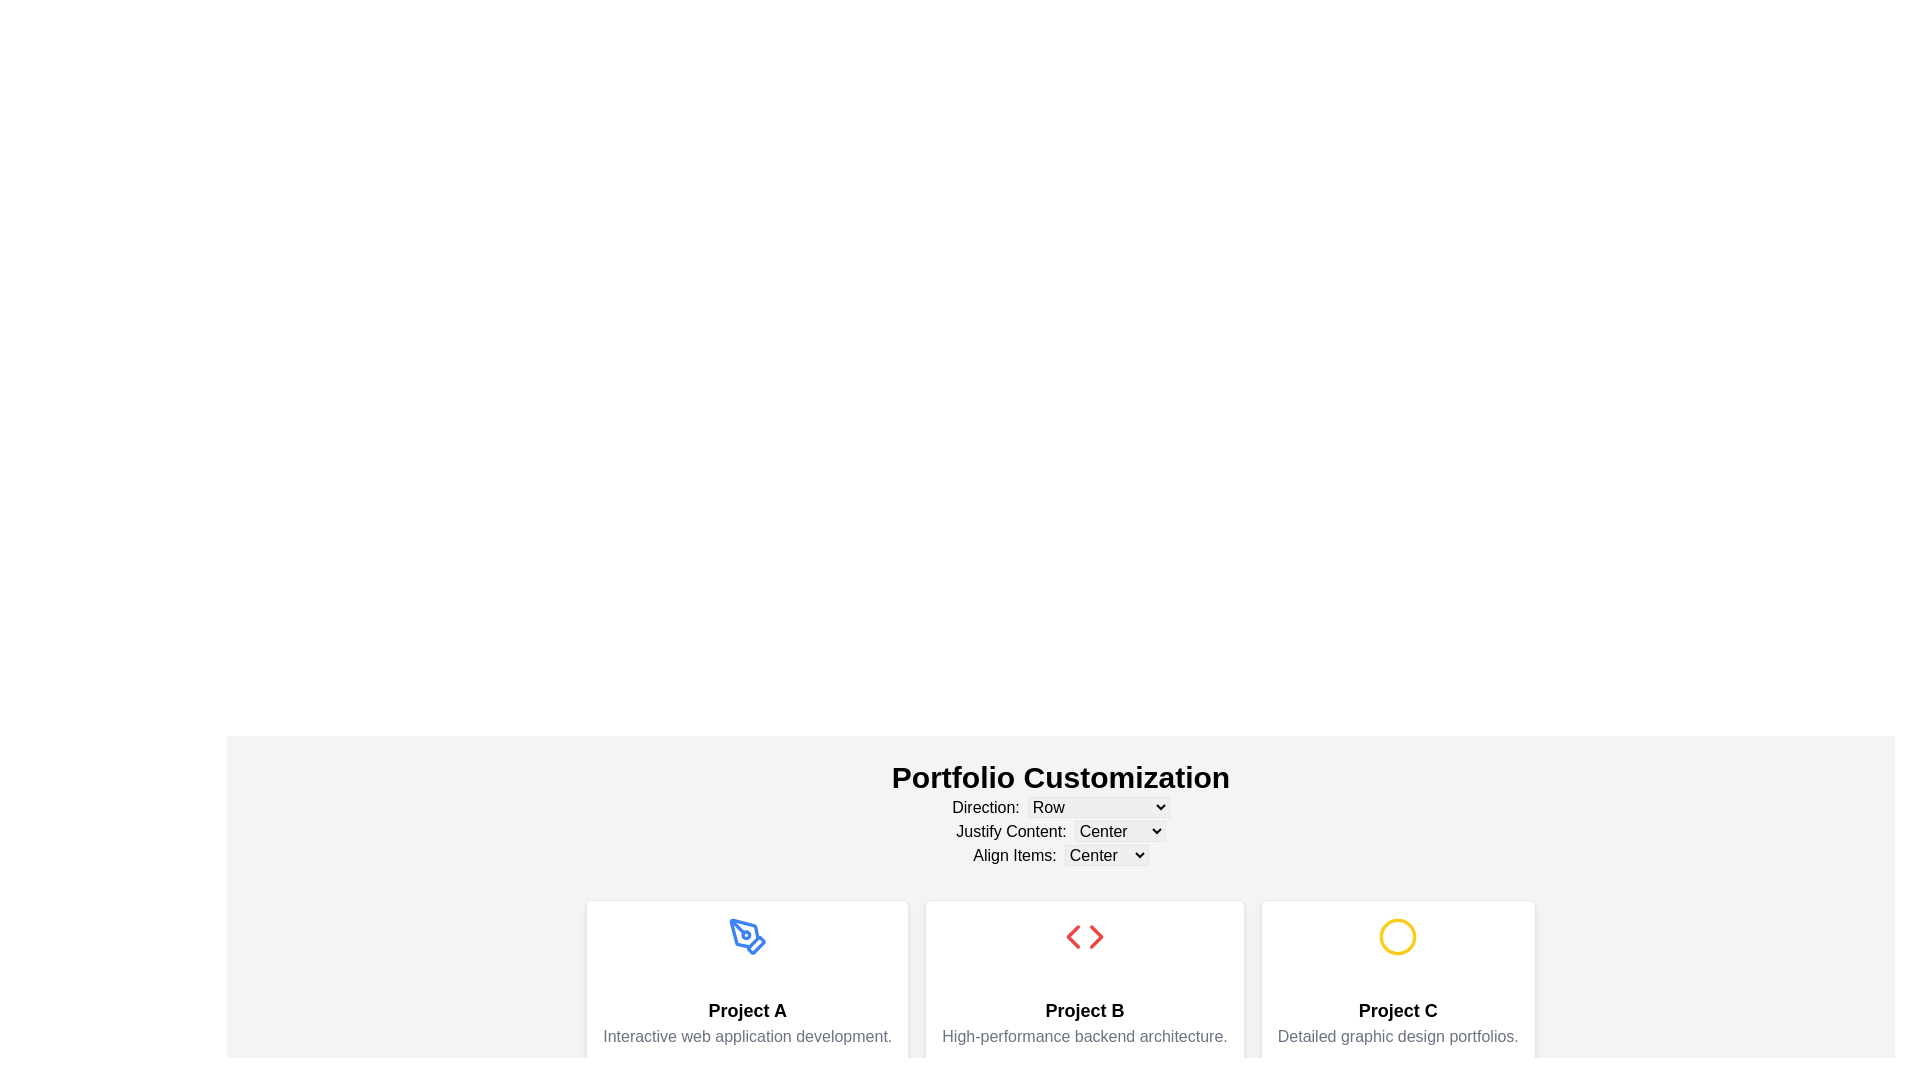 The image size is (1920, 1080). What do you see at coordinates (1397, 982) in the screenshot?
I see `the Card component titled 'Project C'` at bounding box center [1397, 982].